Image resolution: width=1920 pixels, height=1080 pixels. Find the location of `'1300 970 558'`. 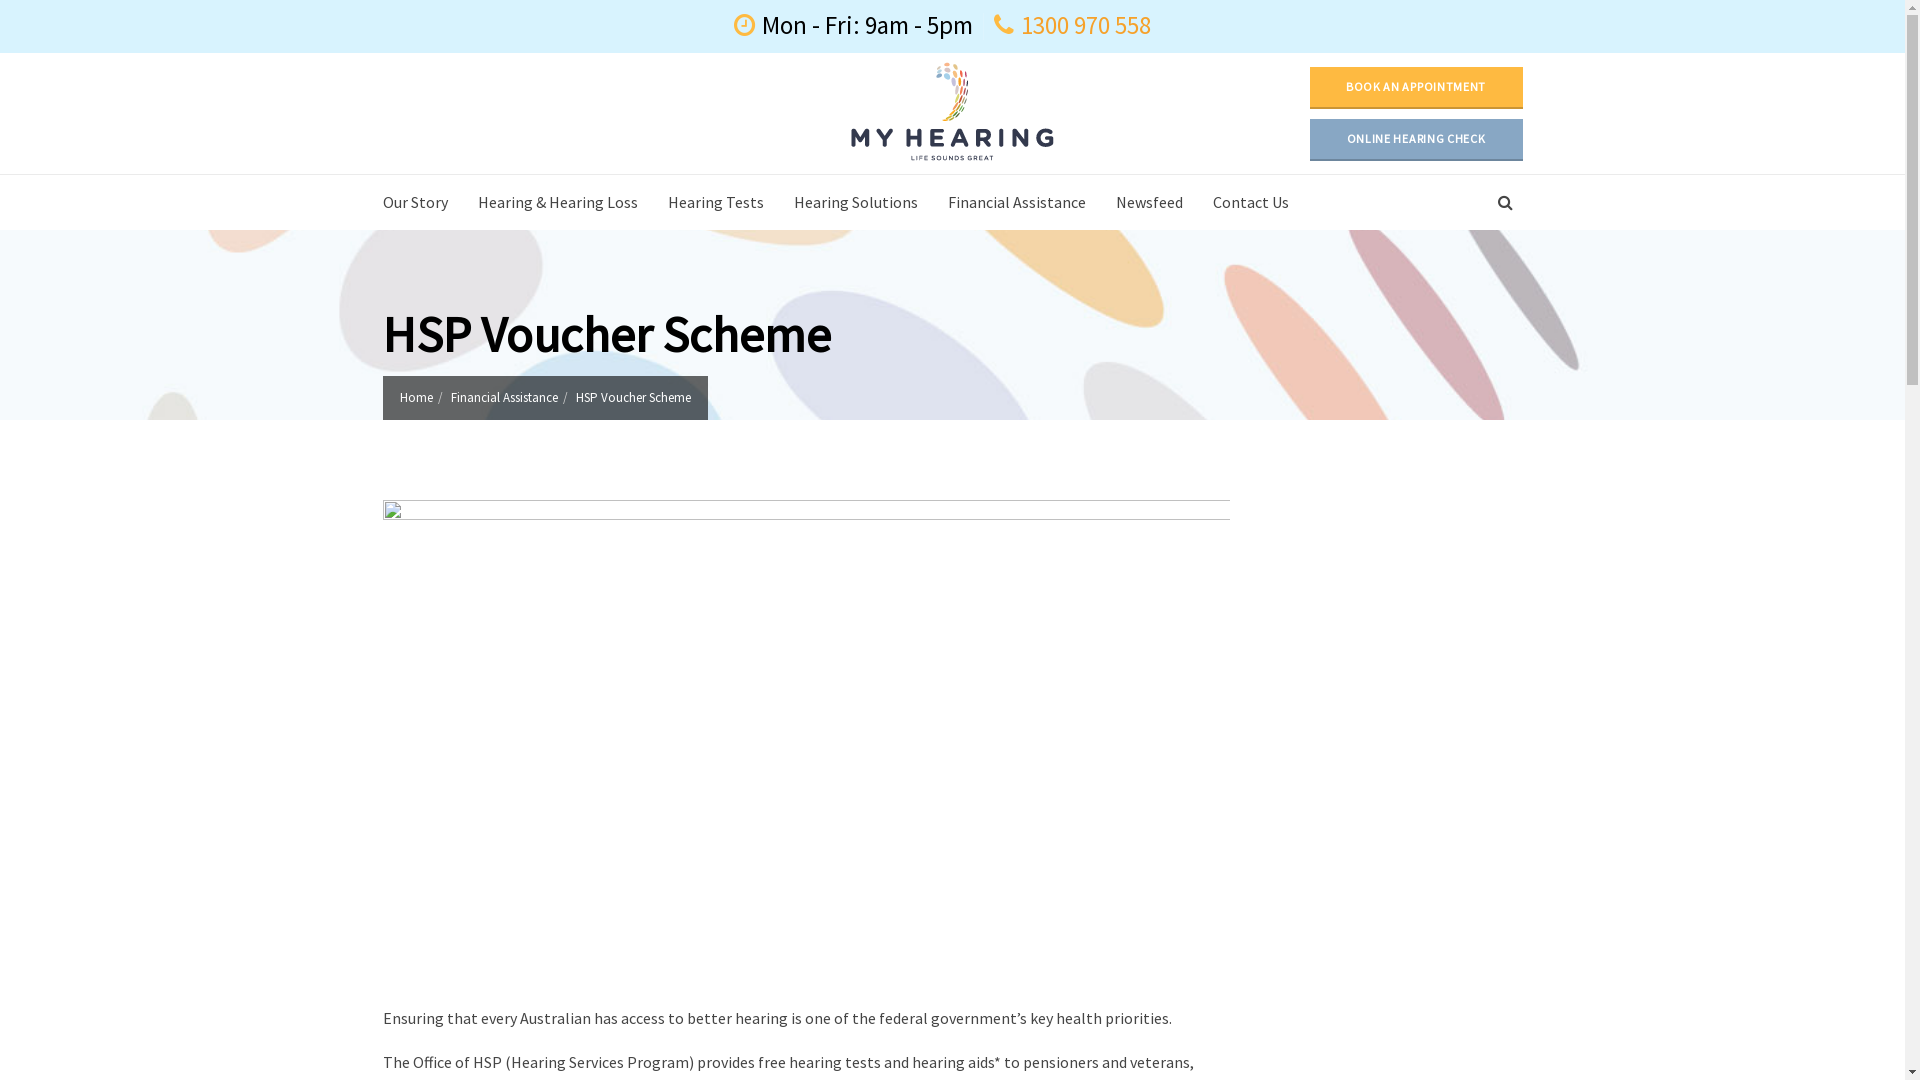

'1300 970 558' is located at coordinates (1084, 24).